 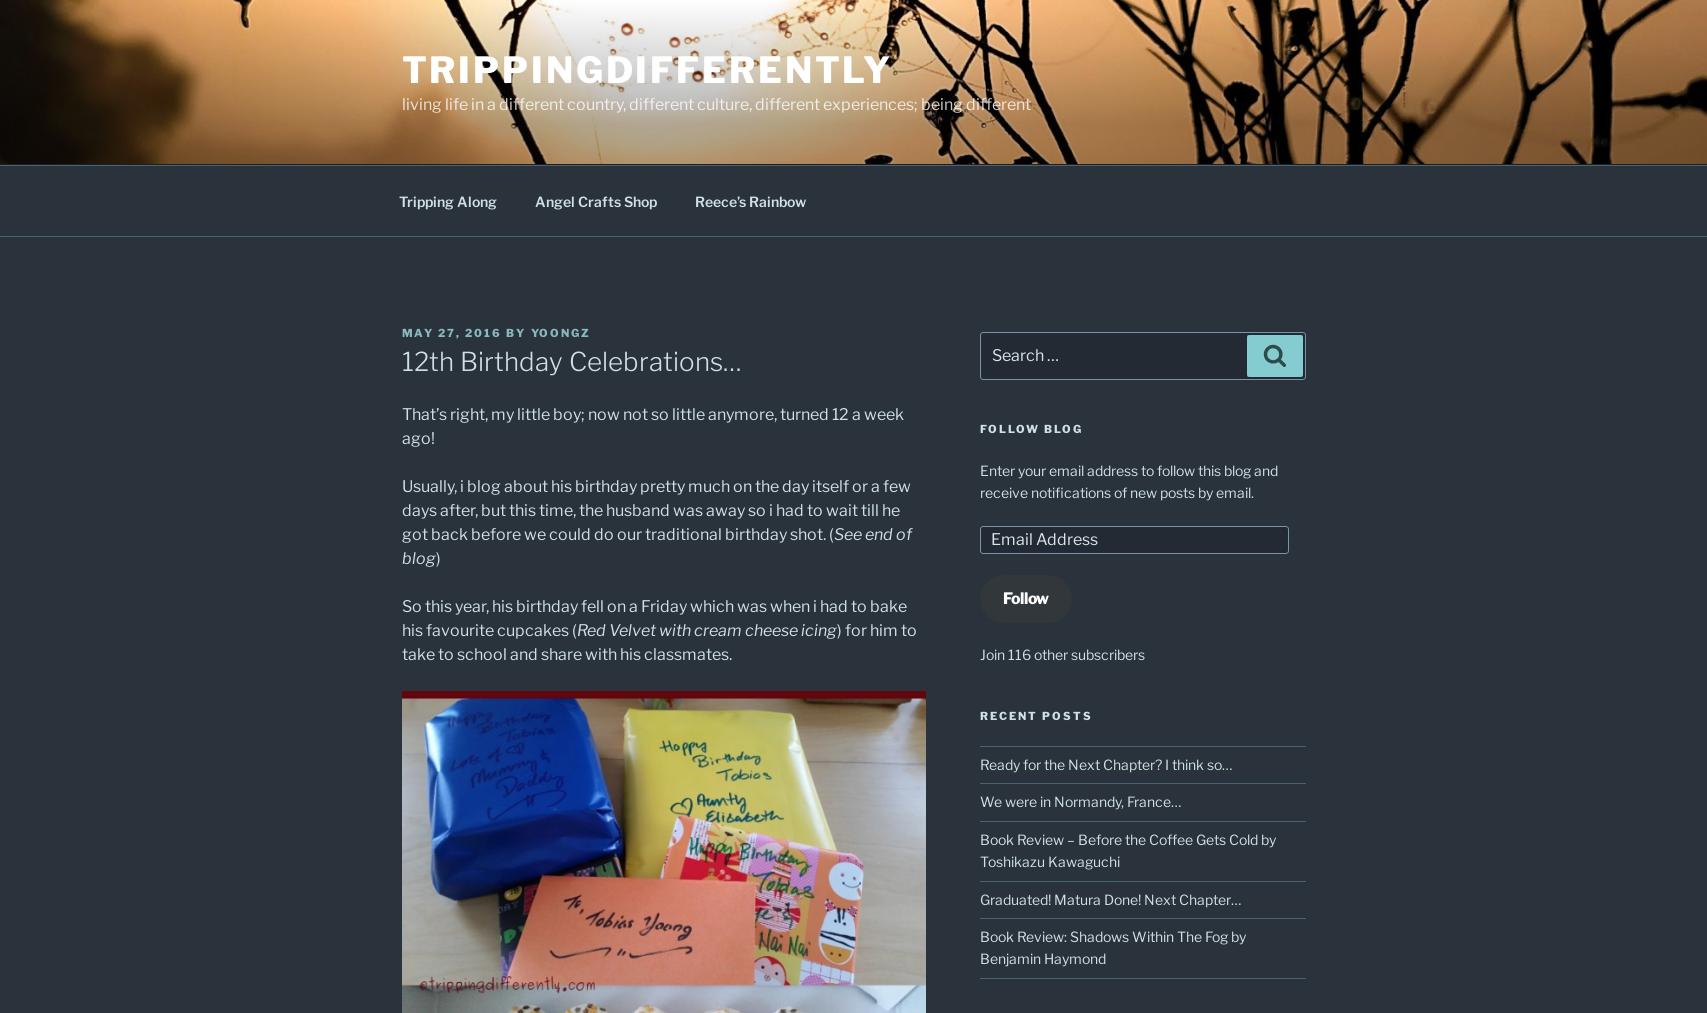 What do you see at coordinates (1079, 801) in the screenshot?
I see `'We were in Normandy, France…'` at bounding box center [1079, 801].